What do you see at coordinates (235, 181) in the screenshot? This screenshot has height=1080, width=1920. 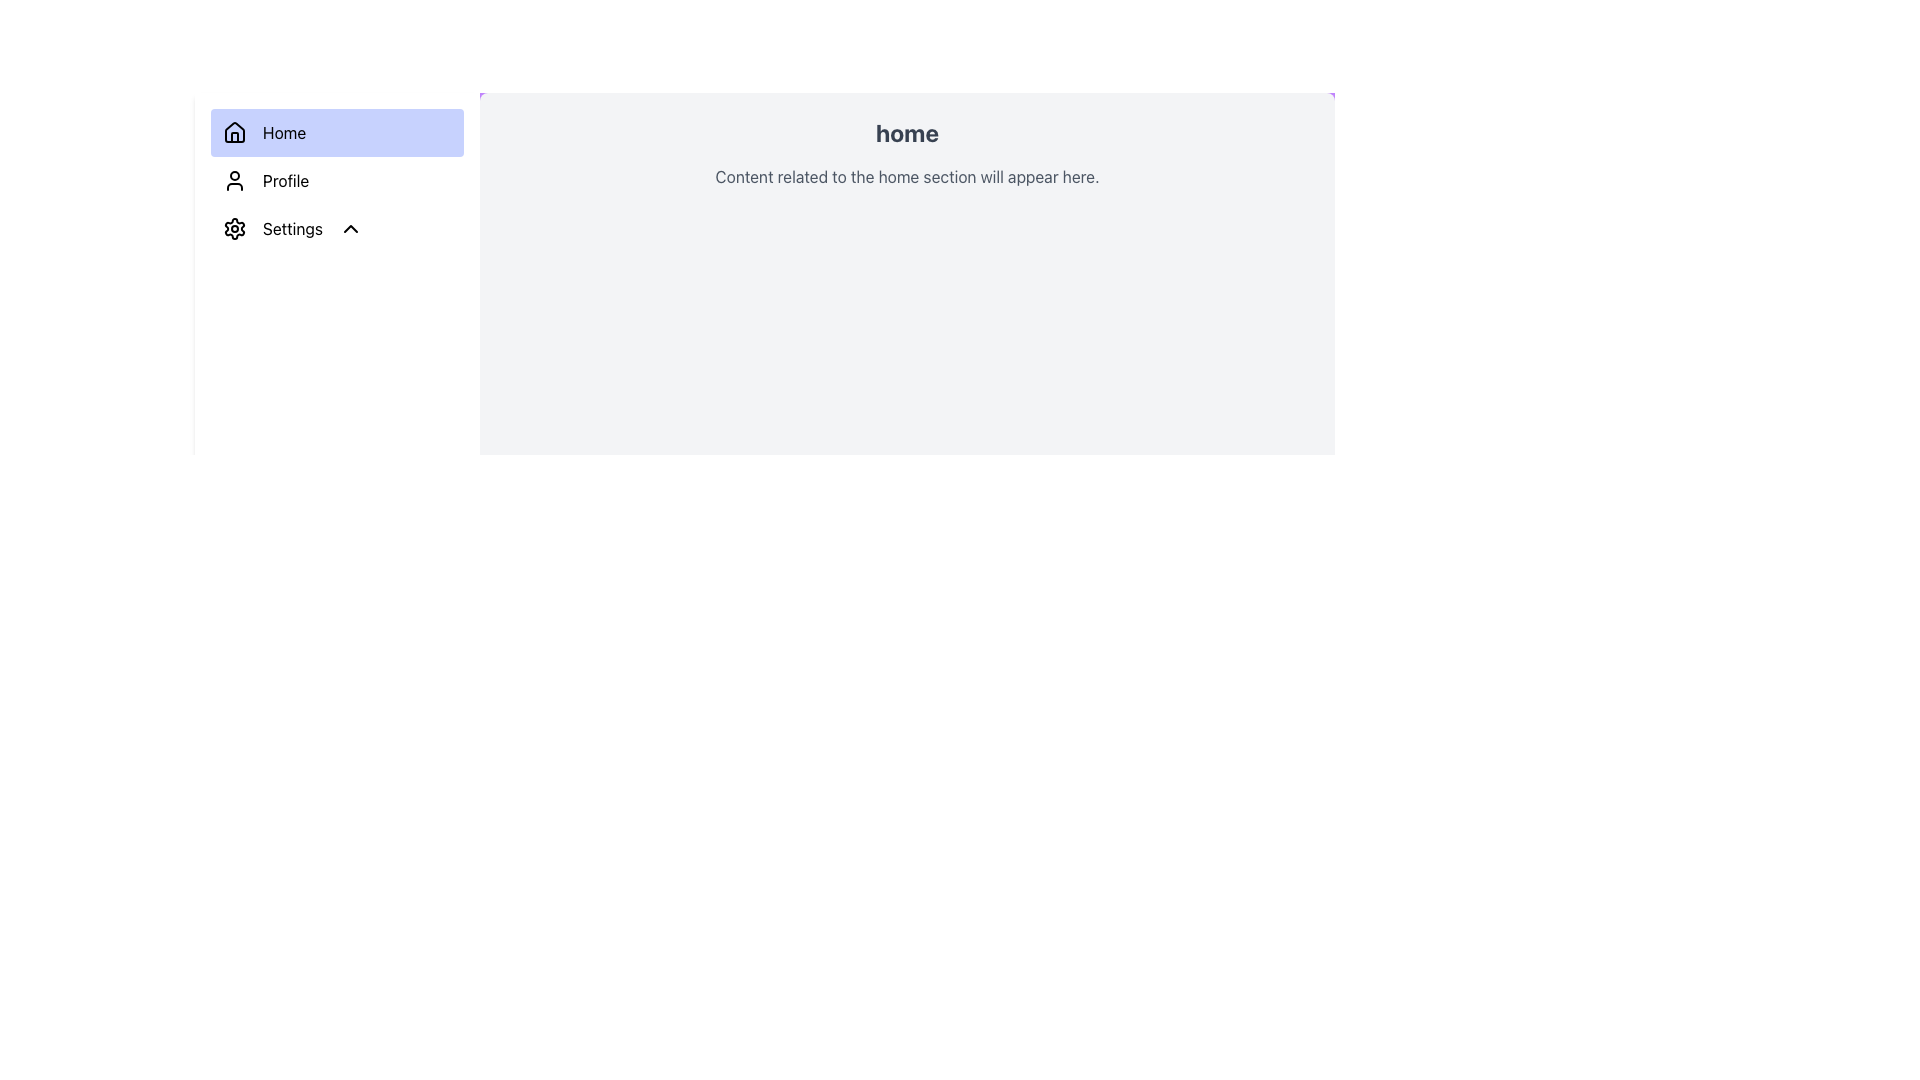 I see `the user icon element representing a profile or account for keyboard interaction` at bounding box center [235, 181].